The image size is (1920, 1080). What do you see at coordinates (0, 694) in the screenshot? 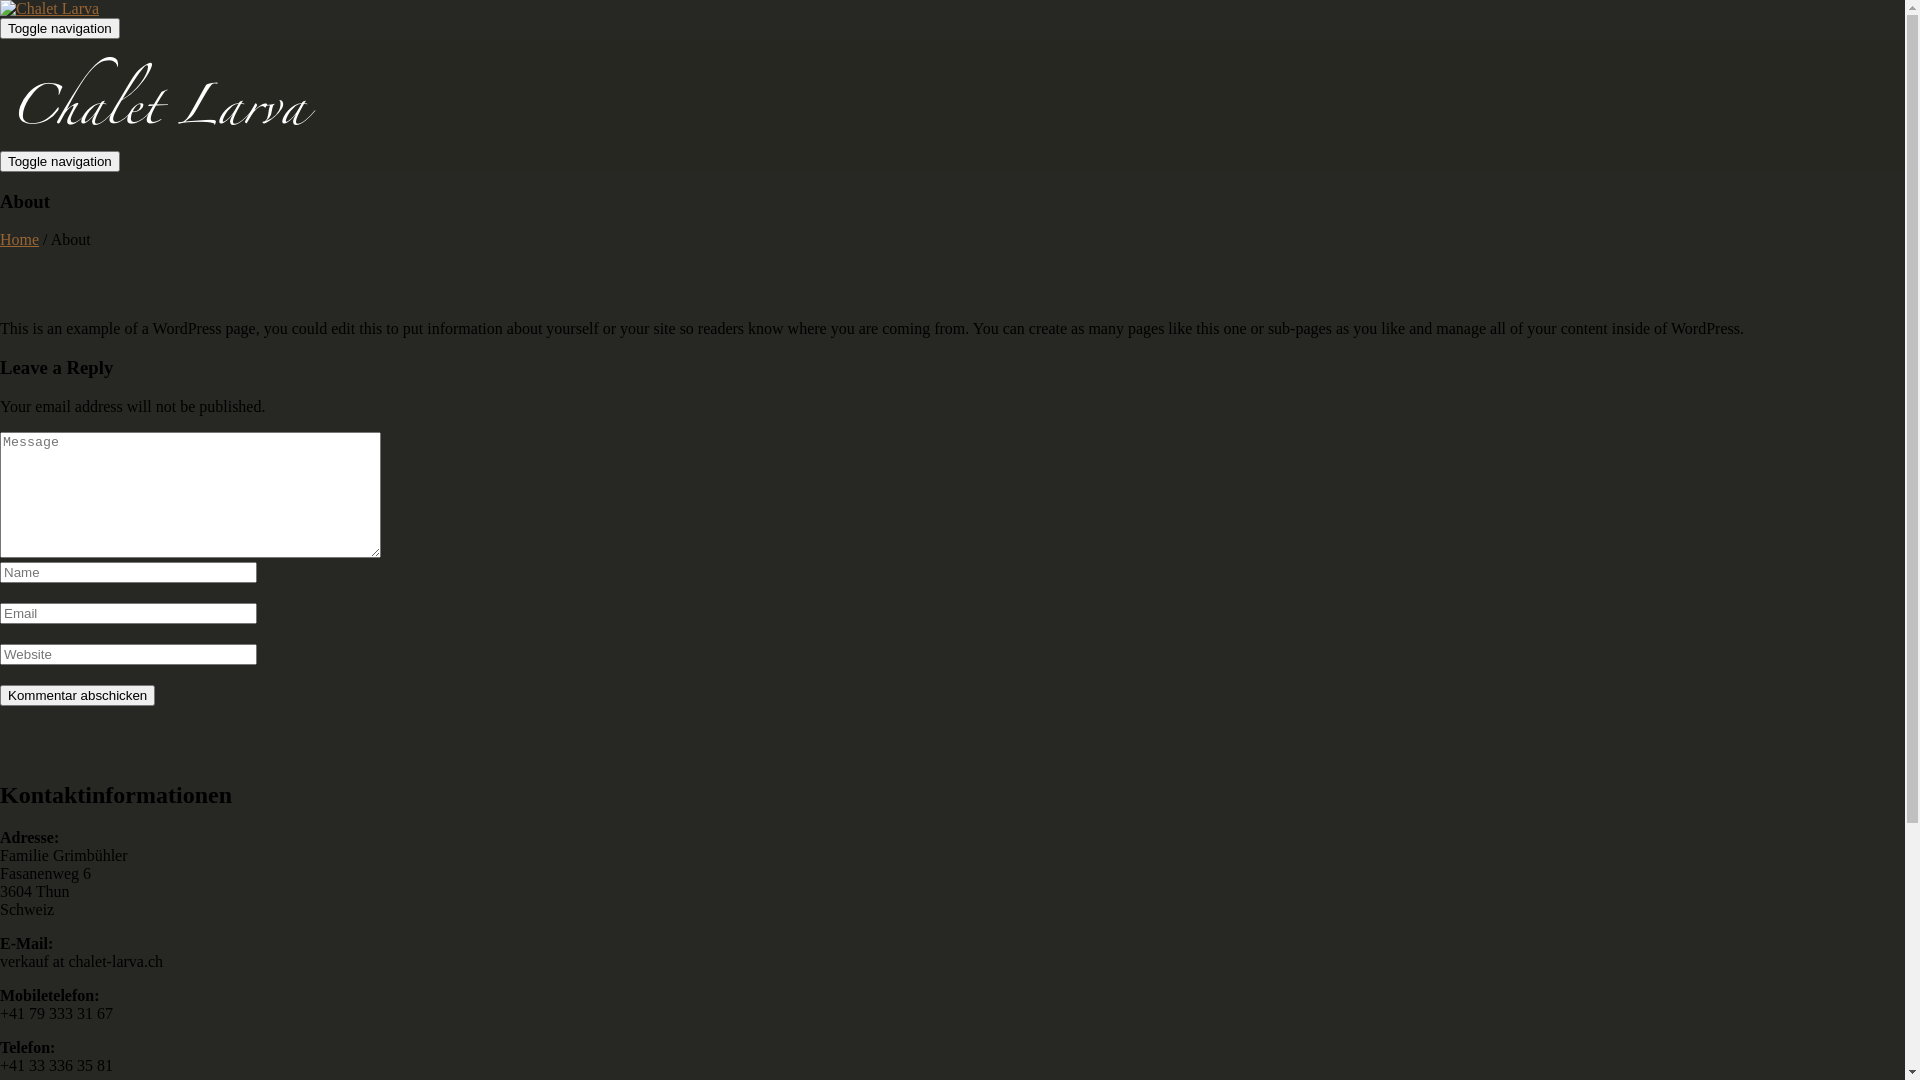
I see `'Kommentar abschicken'` at bounding box center [0, 694].